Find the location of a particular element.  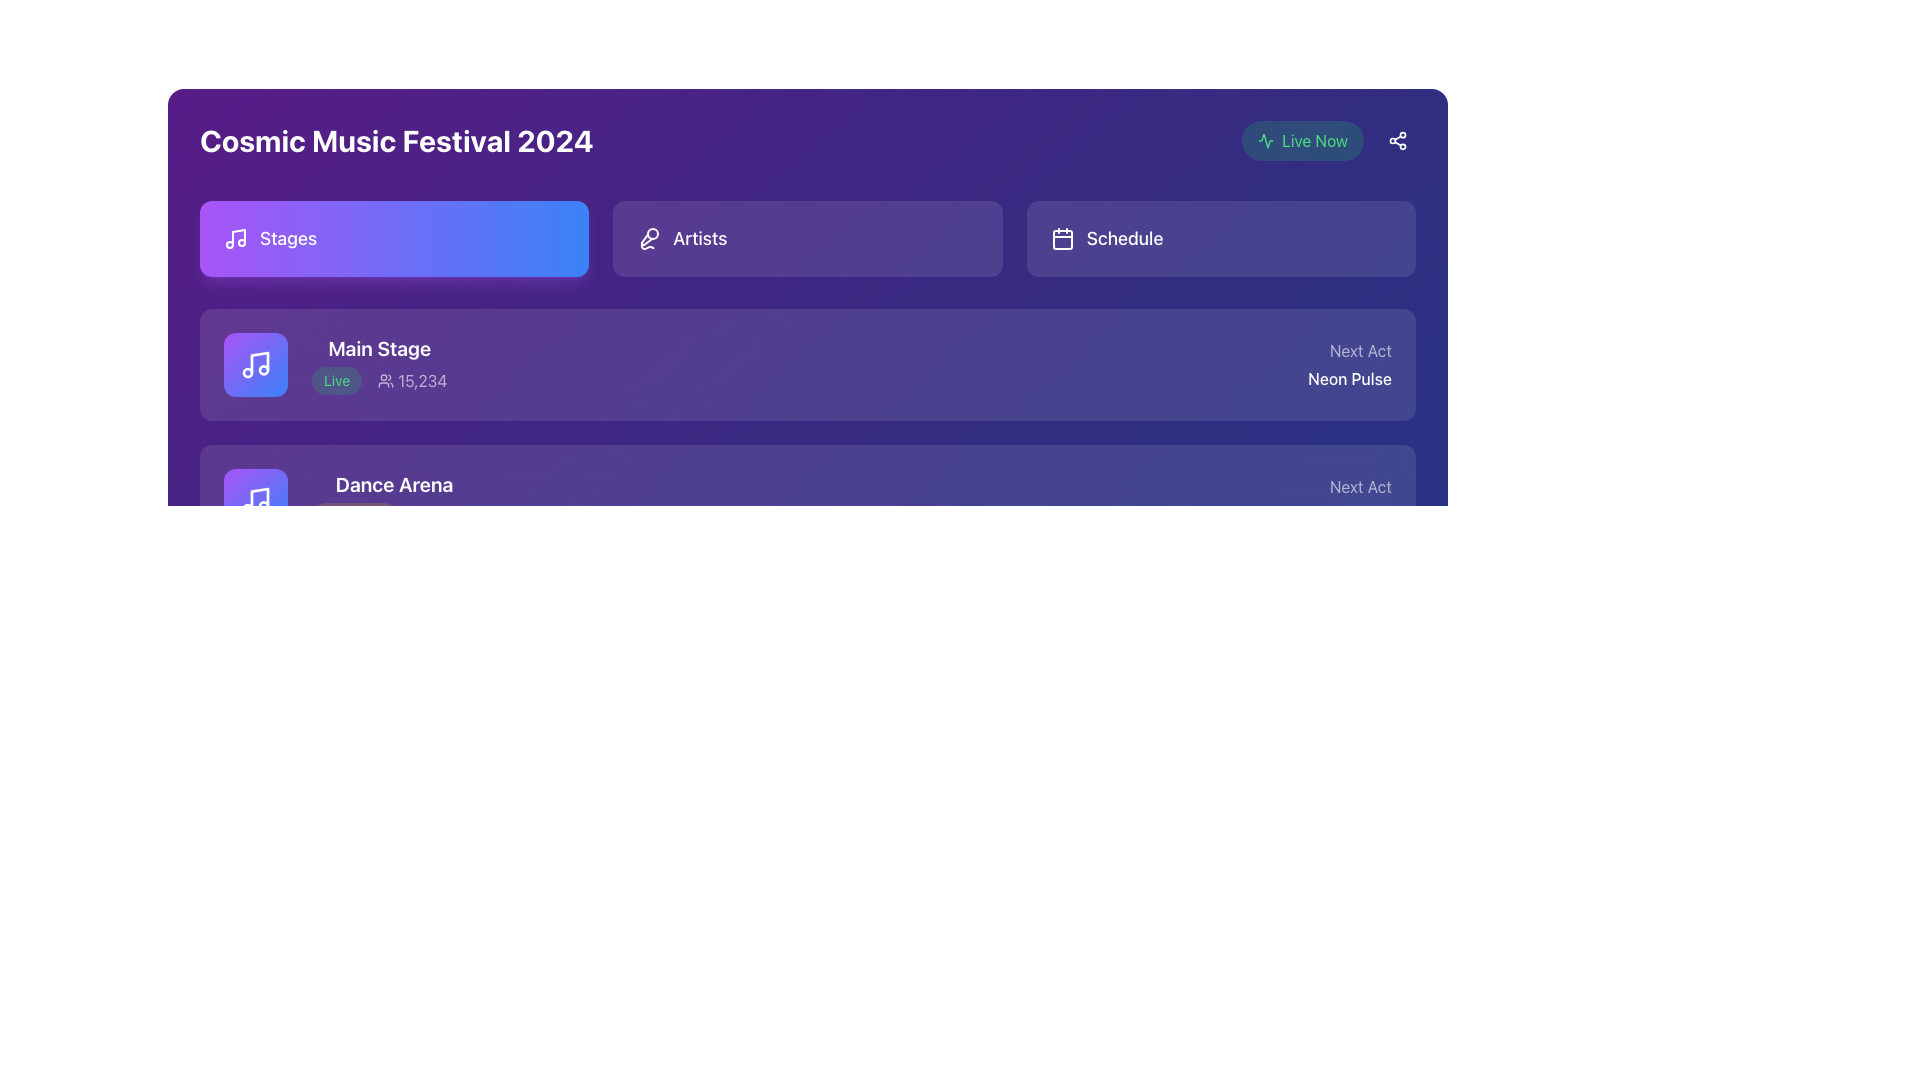

the 'Stages' text label, which is a navigation menu item with a modern sans-serif font and white color against a blue gradient background, to potentially reveal additional details or visual effects is located at coordinates (287, 238).